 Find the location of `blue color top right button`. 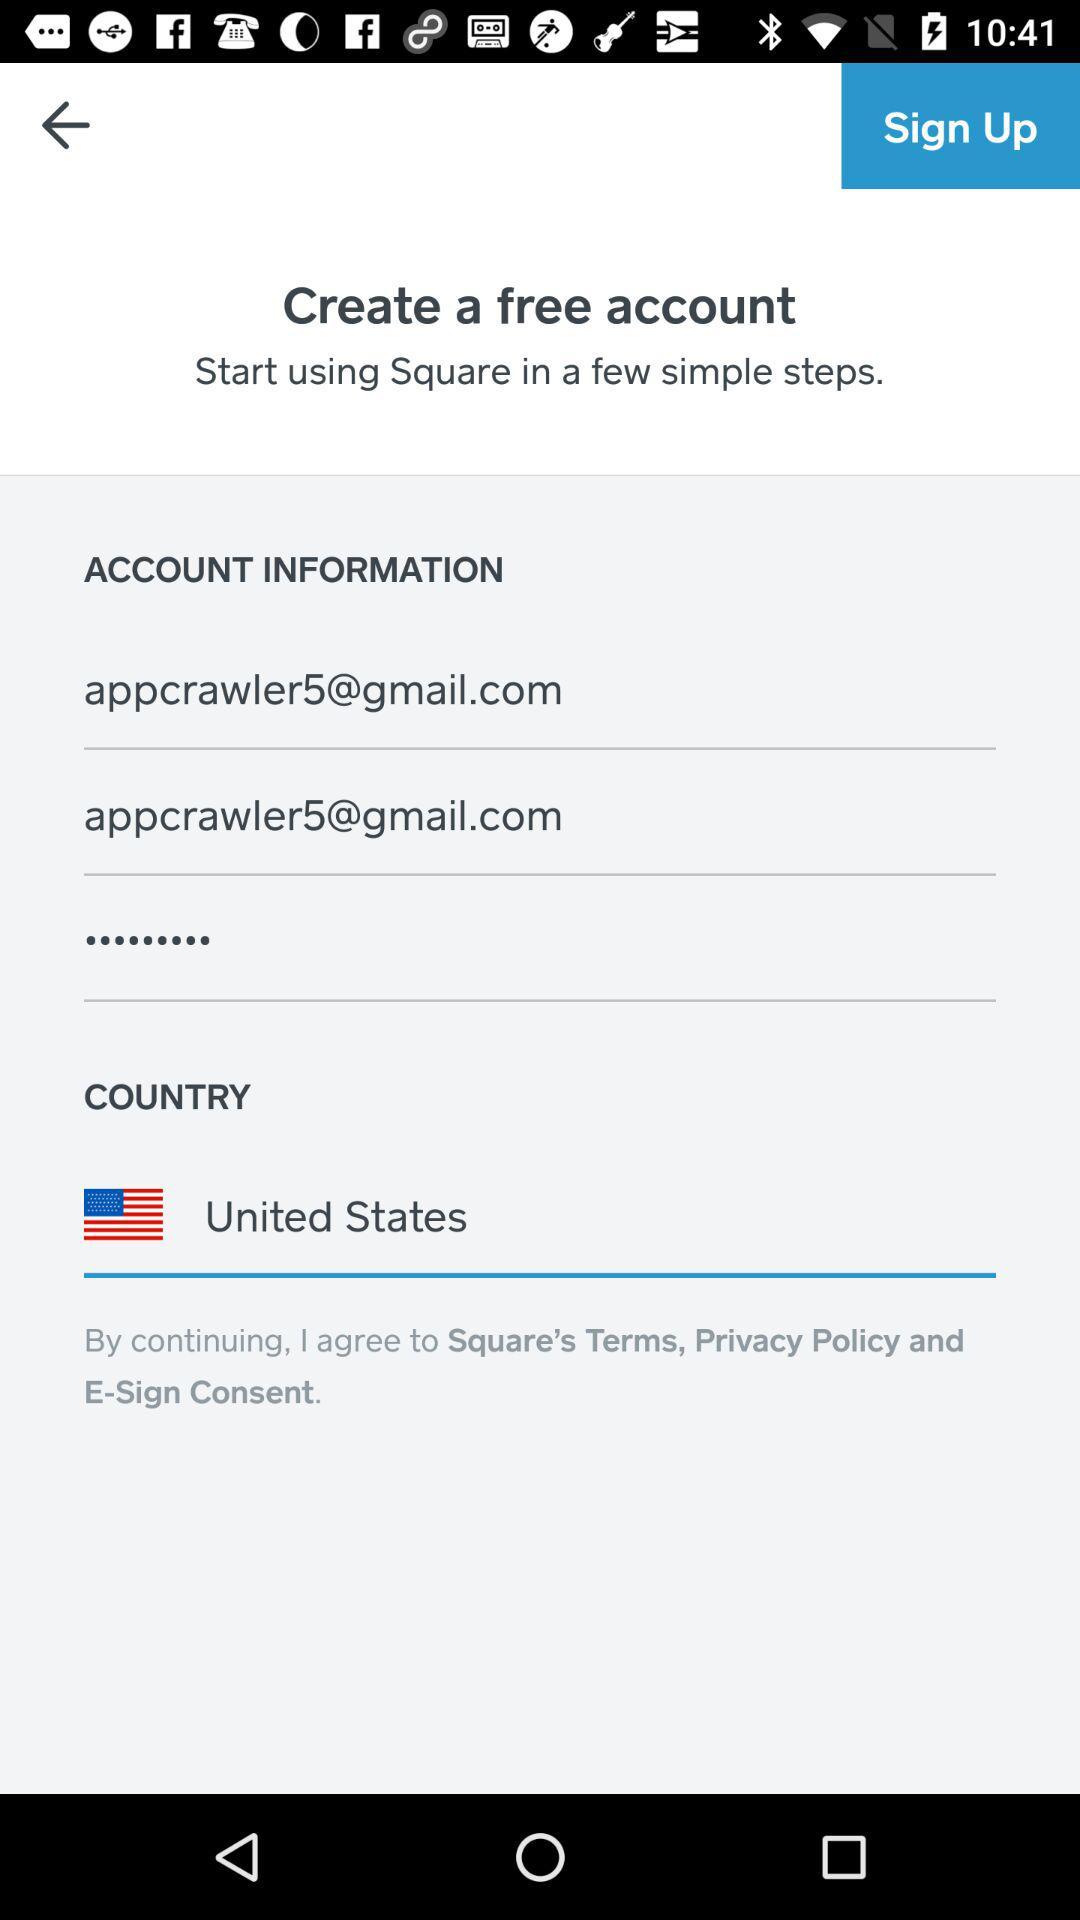

blue color top right button is located at coordinates (959, 124).